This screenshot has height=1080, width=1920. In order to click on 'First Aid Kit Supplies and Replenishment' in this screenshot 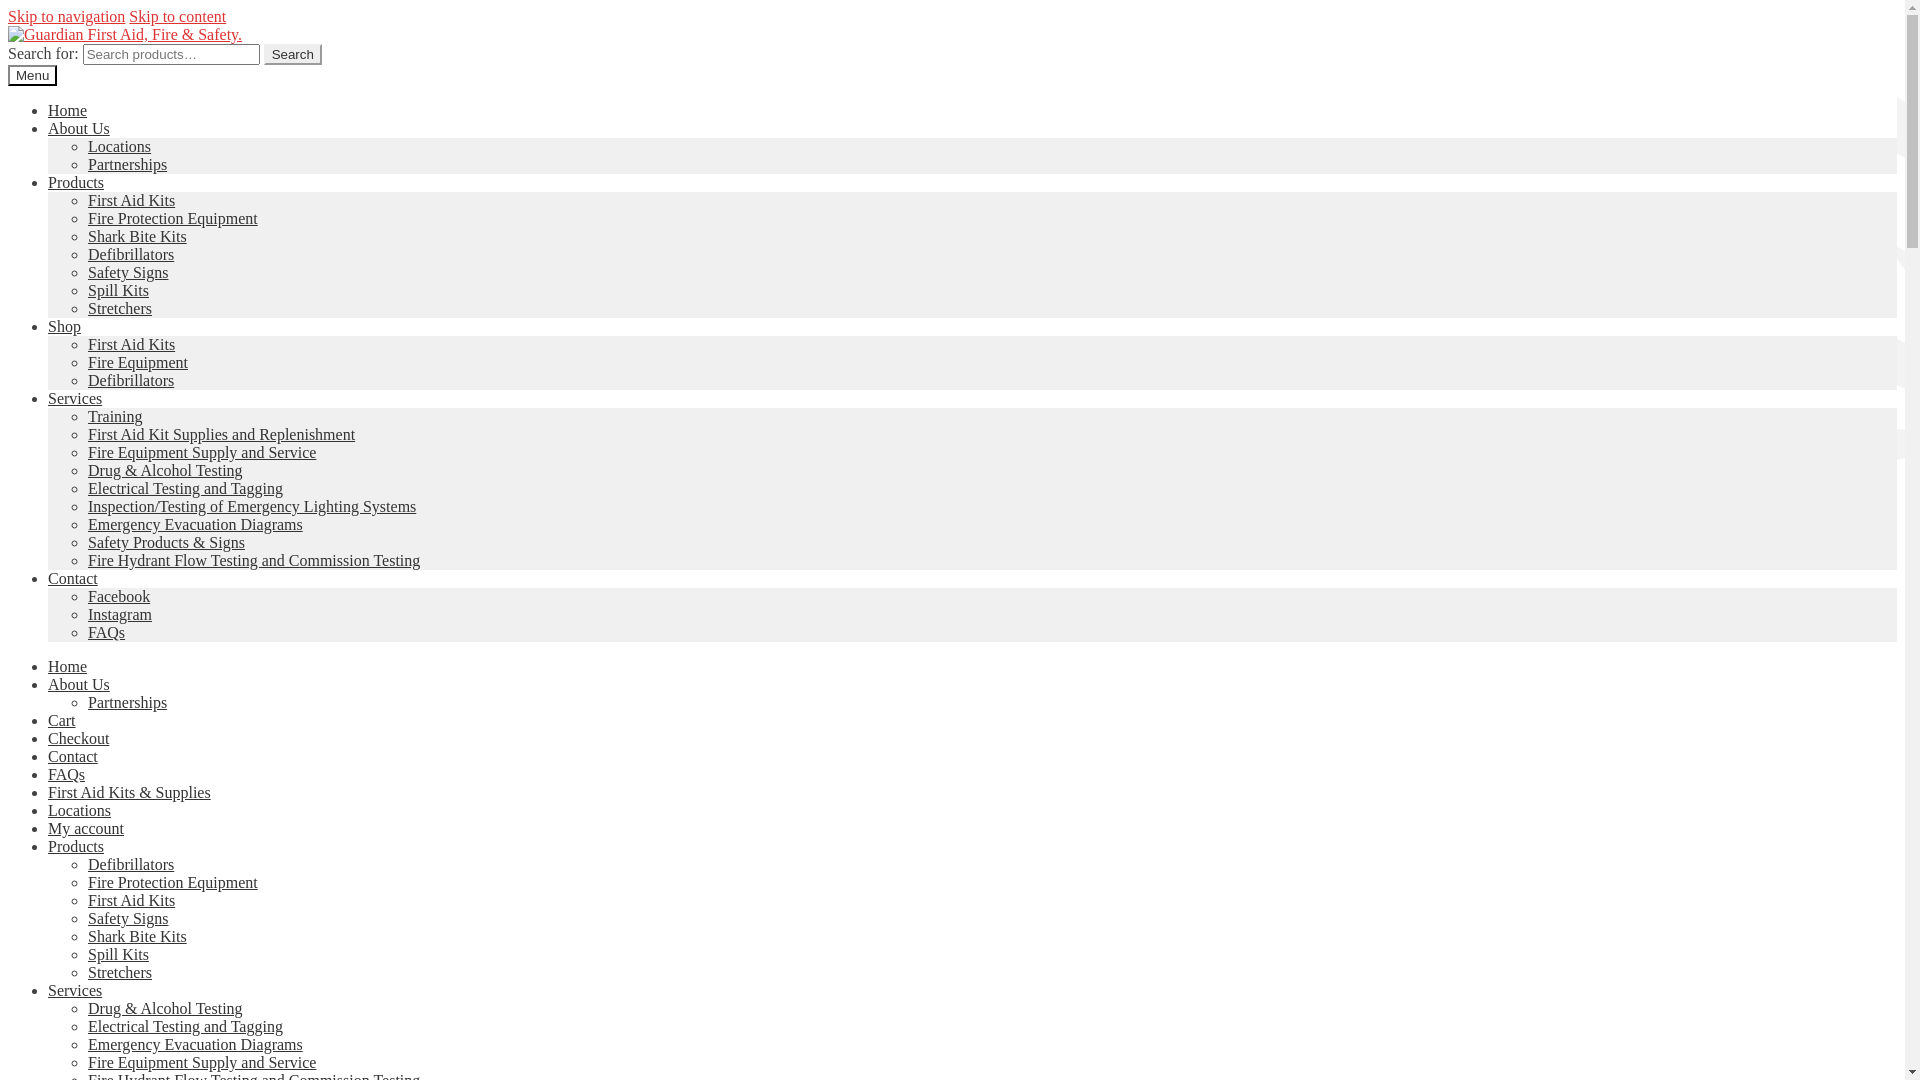, I will do `click(221, 433)`.